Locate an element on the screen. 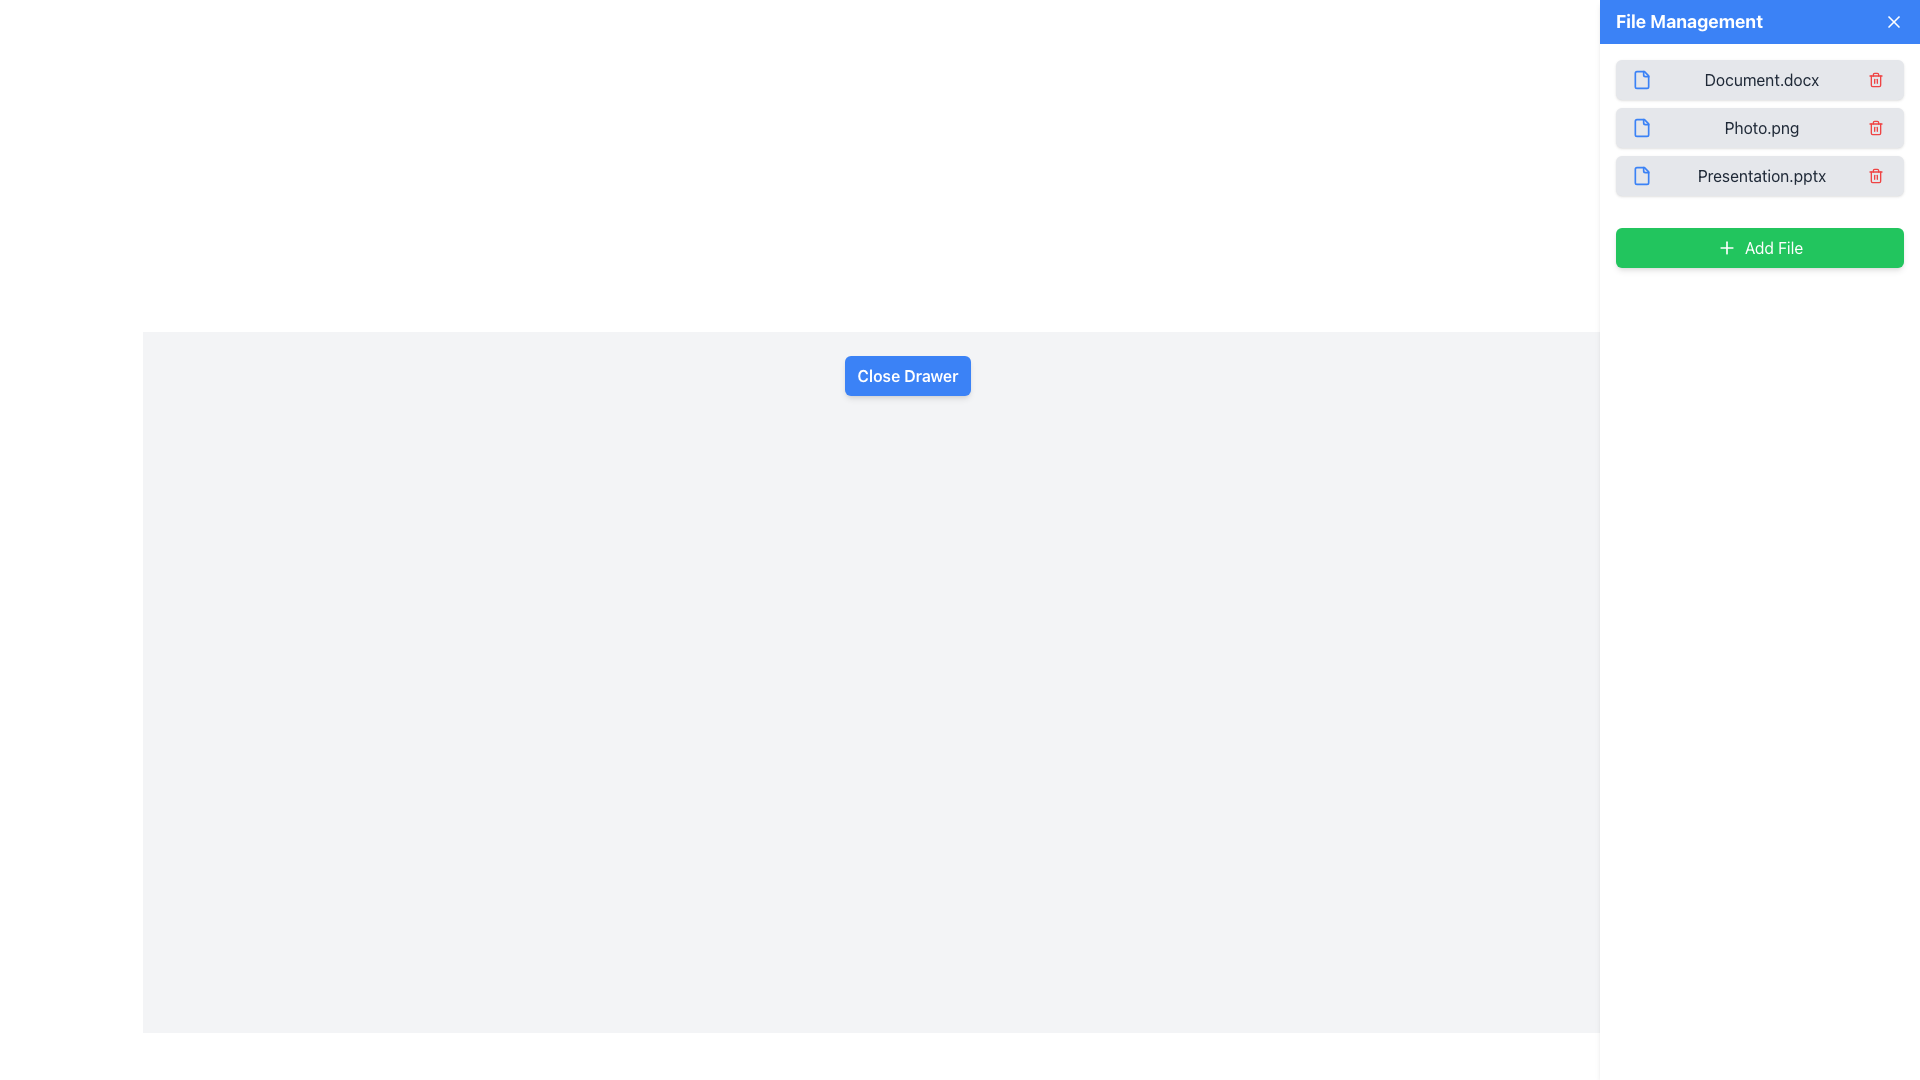 This screenshot has height=1080, width=1920. the 'Add File' button with a green background and rounded edges located at the bottom of the 'File Management' panel is located at coordinates (1760, 246).